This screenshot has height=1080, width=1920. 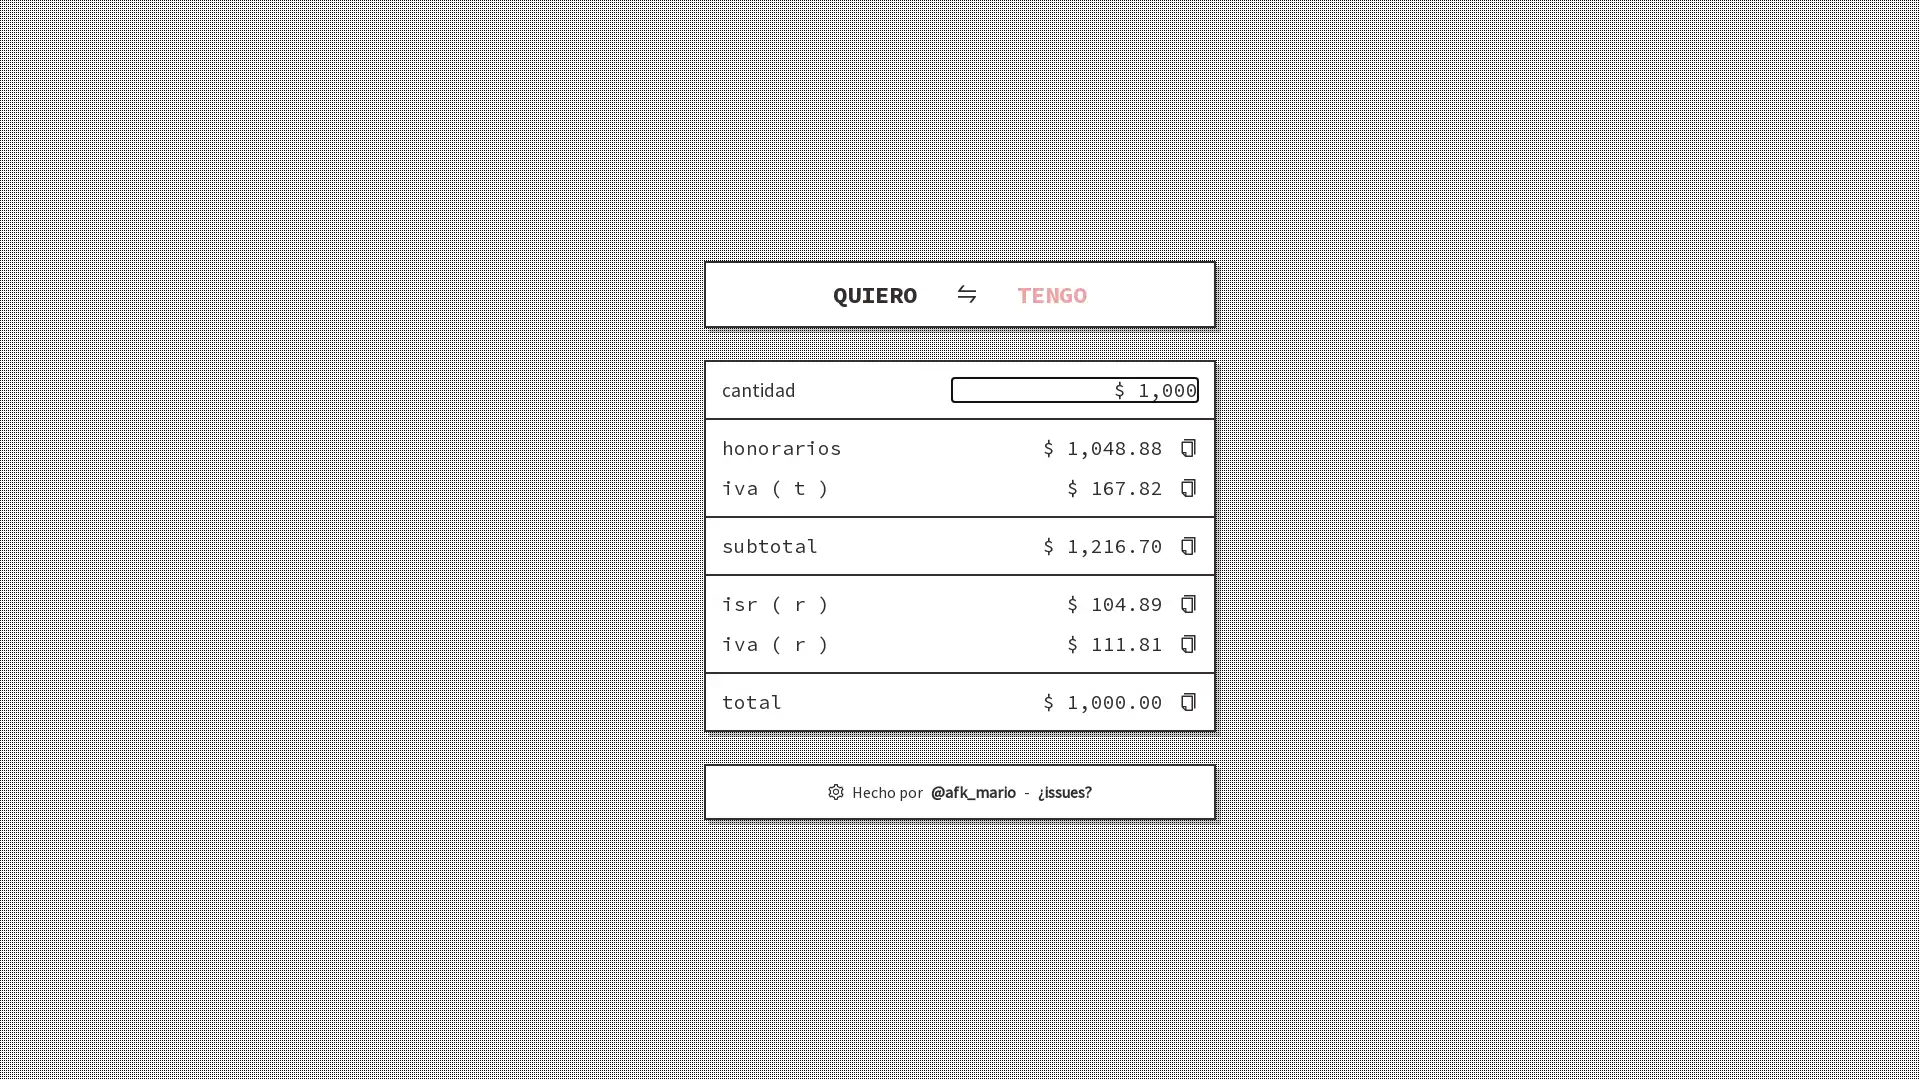 I want to click on total $ 1,000.00, so click(x=960, y=700).